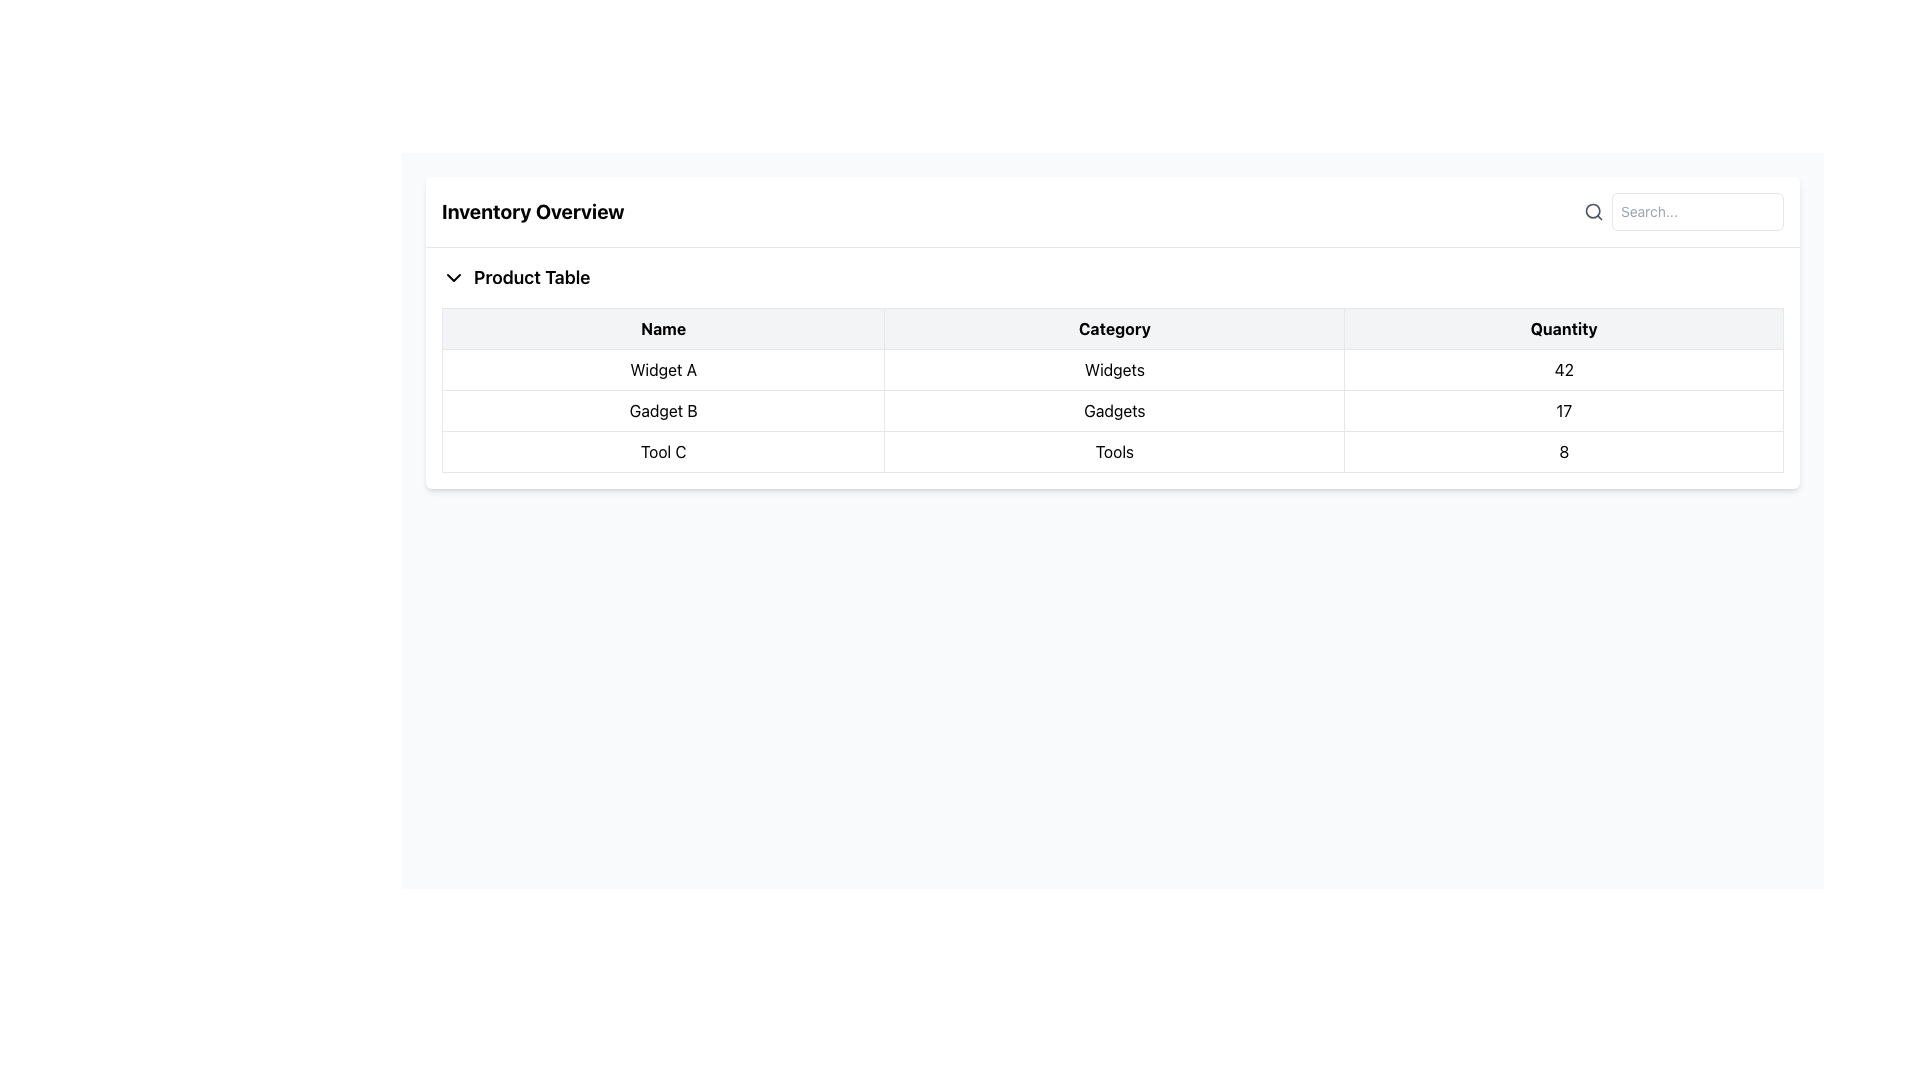  I want to click on the search icon located in the top-right corner of the interface, so click(1592, 212).